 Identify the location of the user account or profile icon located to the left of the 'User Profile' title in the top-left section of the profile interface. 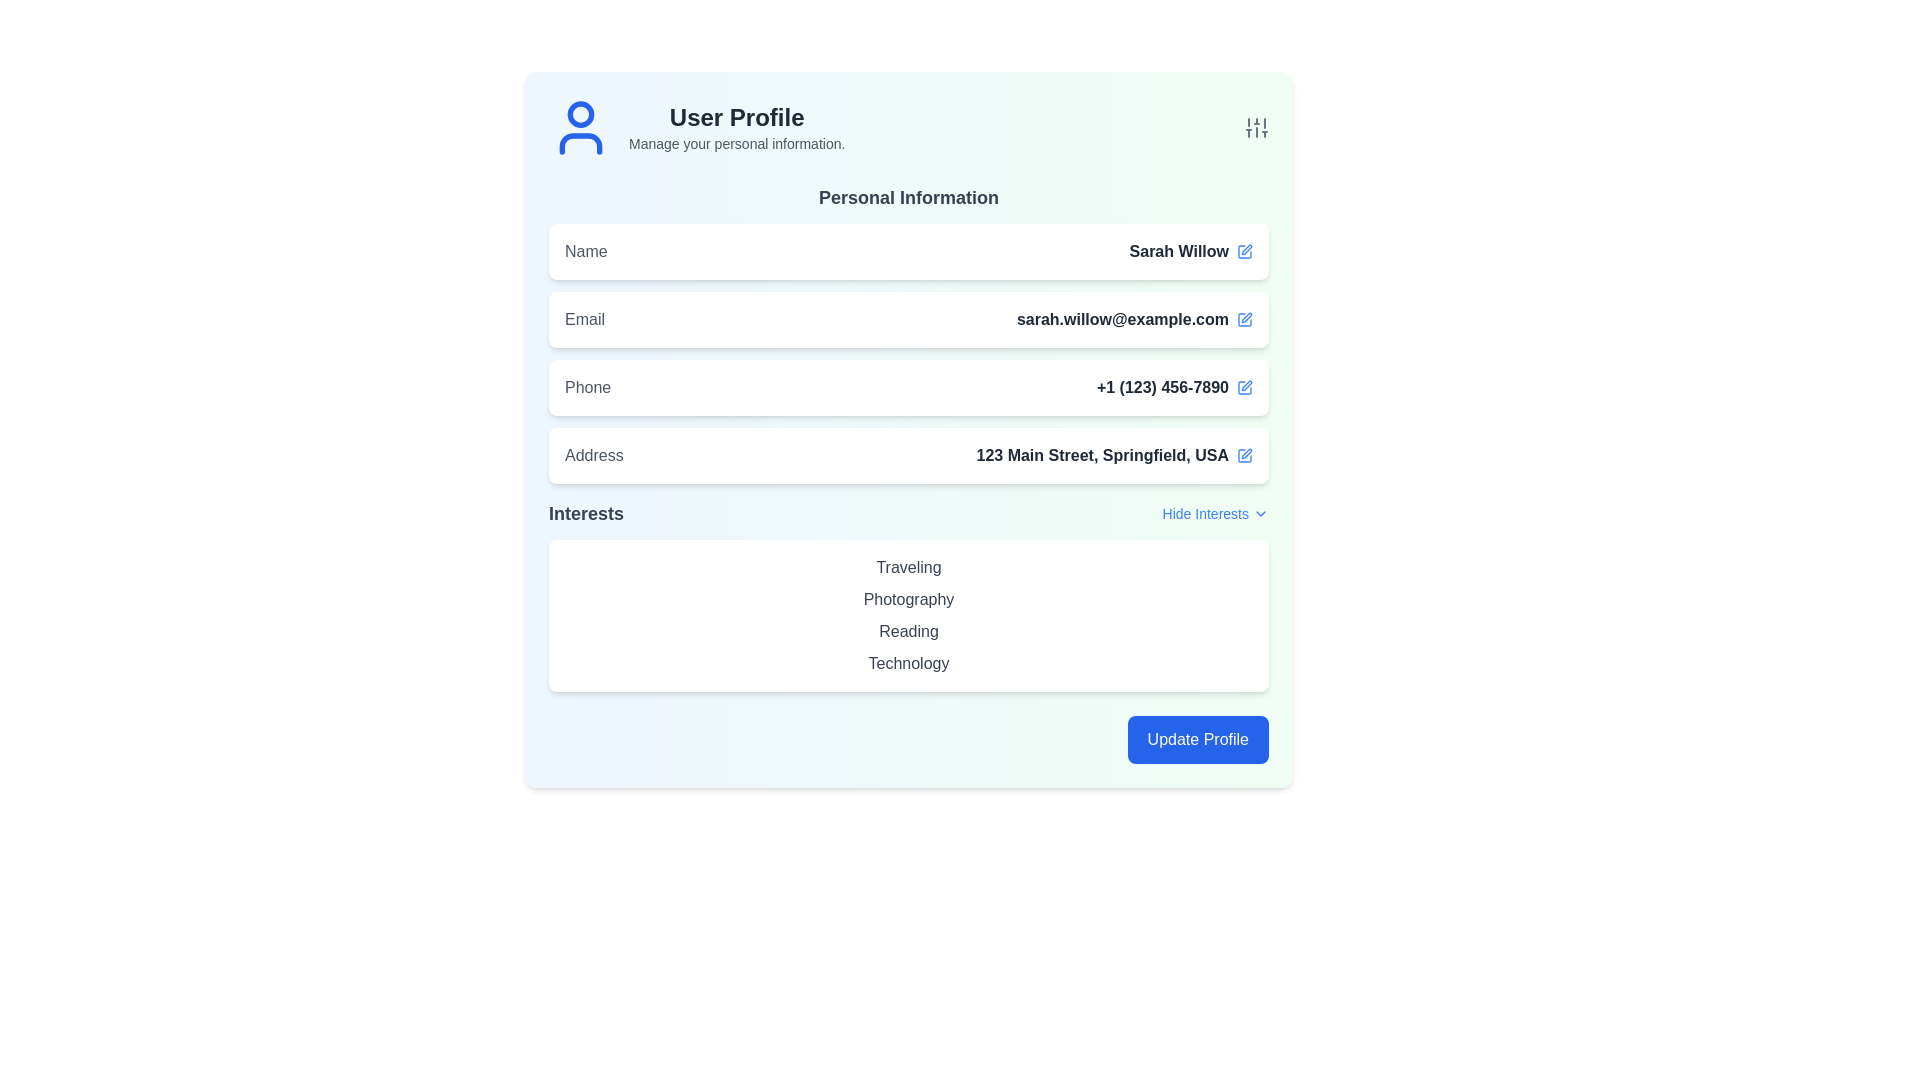
(579, 127).